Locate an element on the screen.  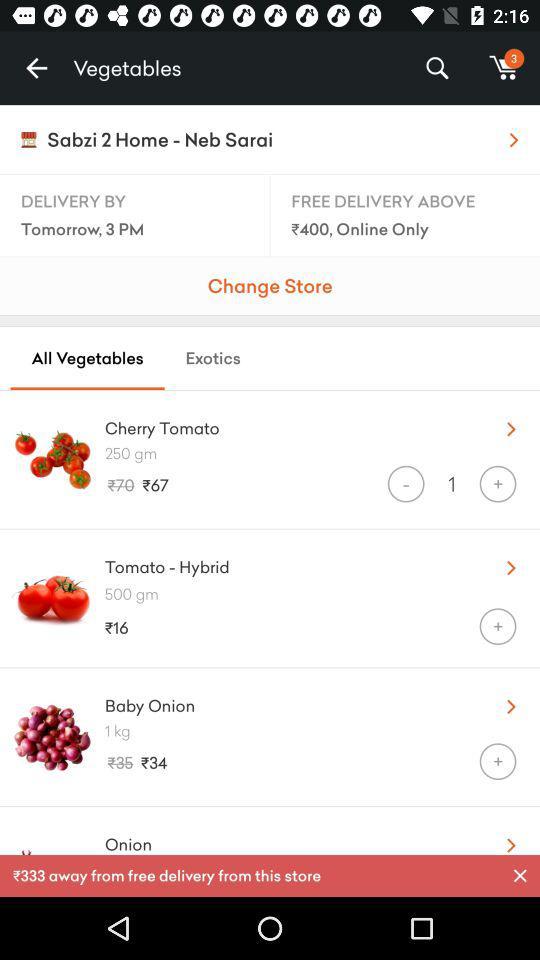
the + icon is located at coordinates (496, 760).